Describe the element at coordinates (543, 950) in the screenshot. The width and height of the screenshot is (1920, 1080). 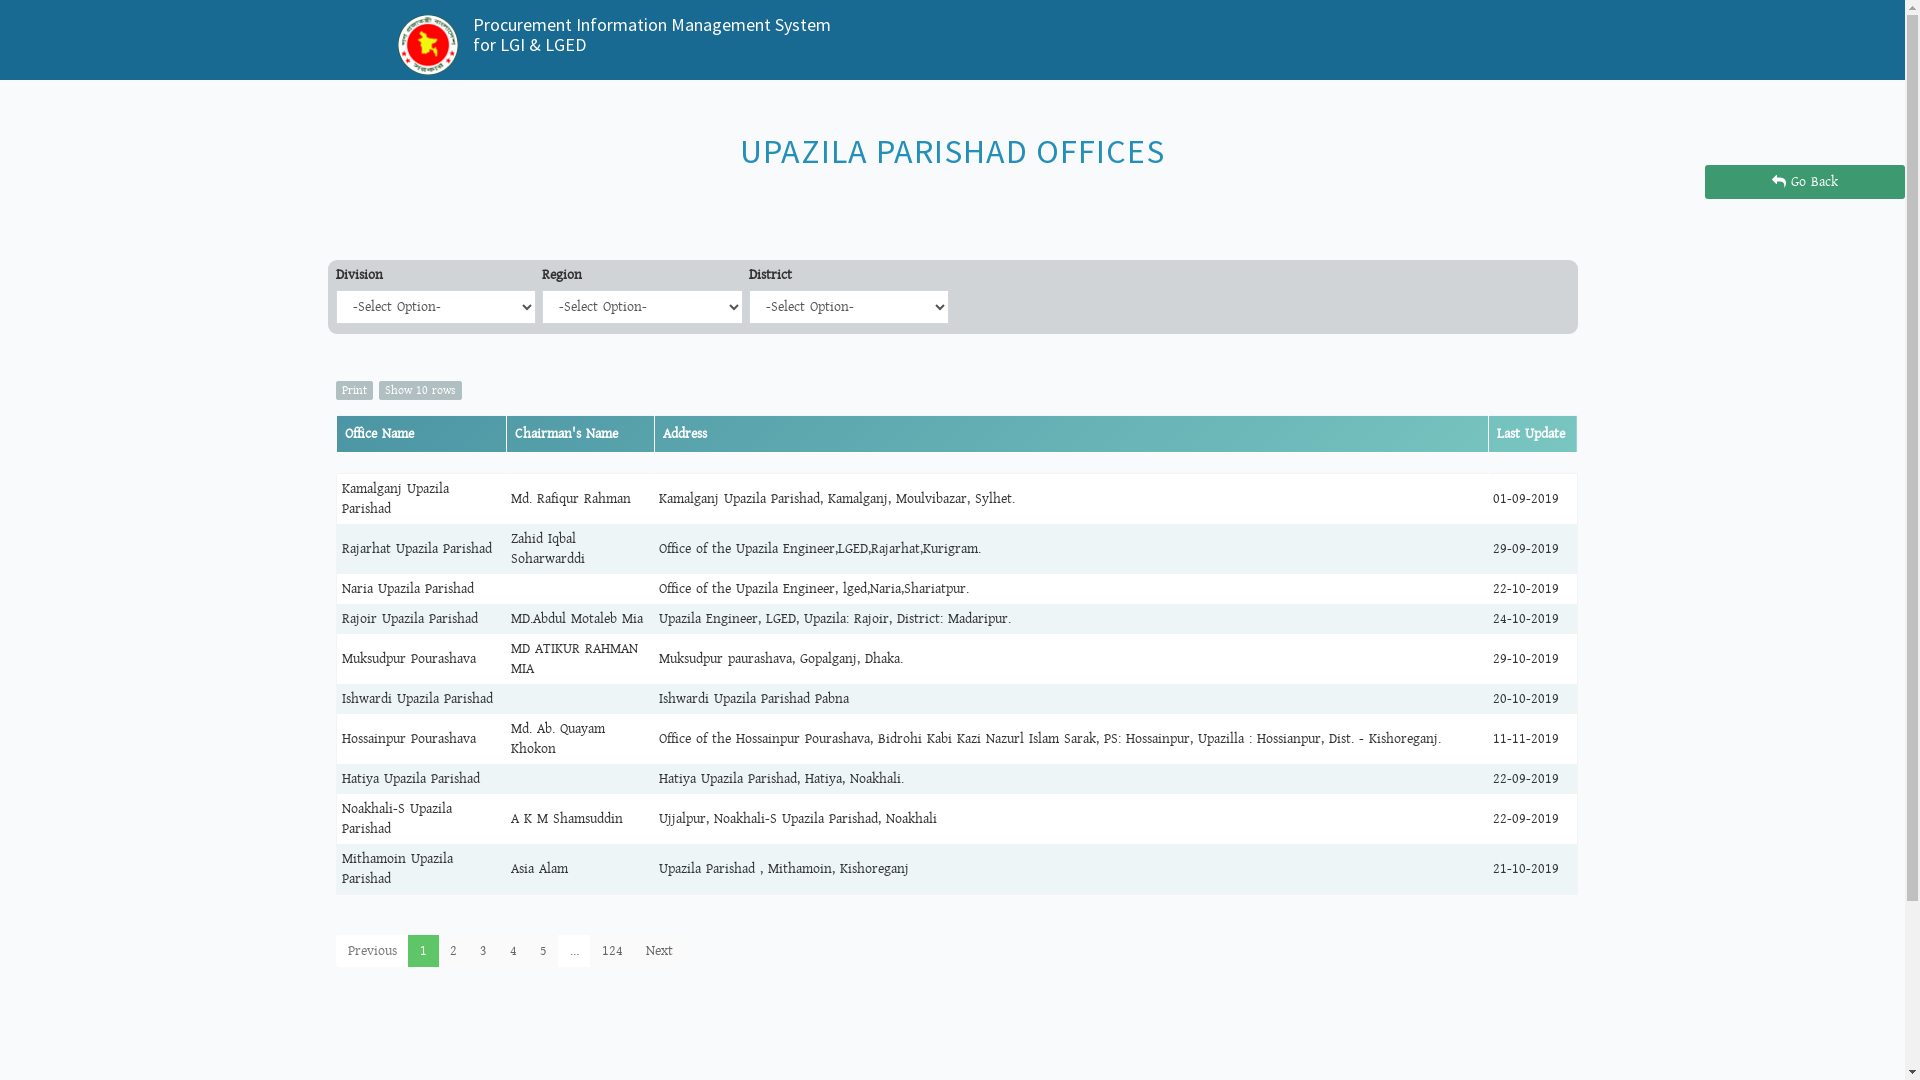
I see `'5'` at that location.